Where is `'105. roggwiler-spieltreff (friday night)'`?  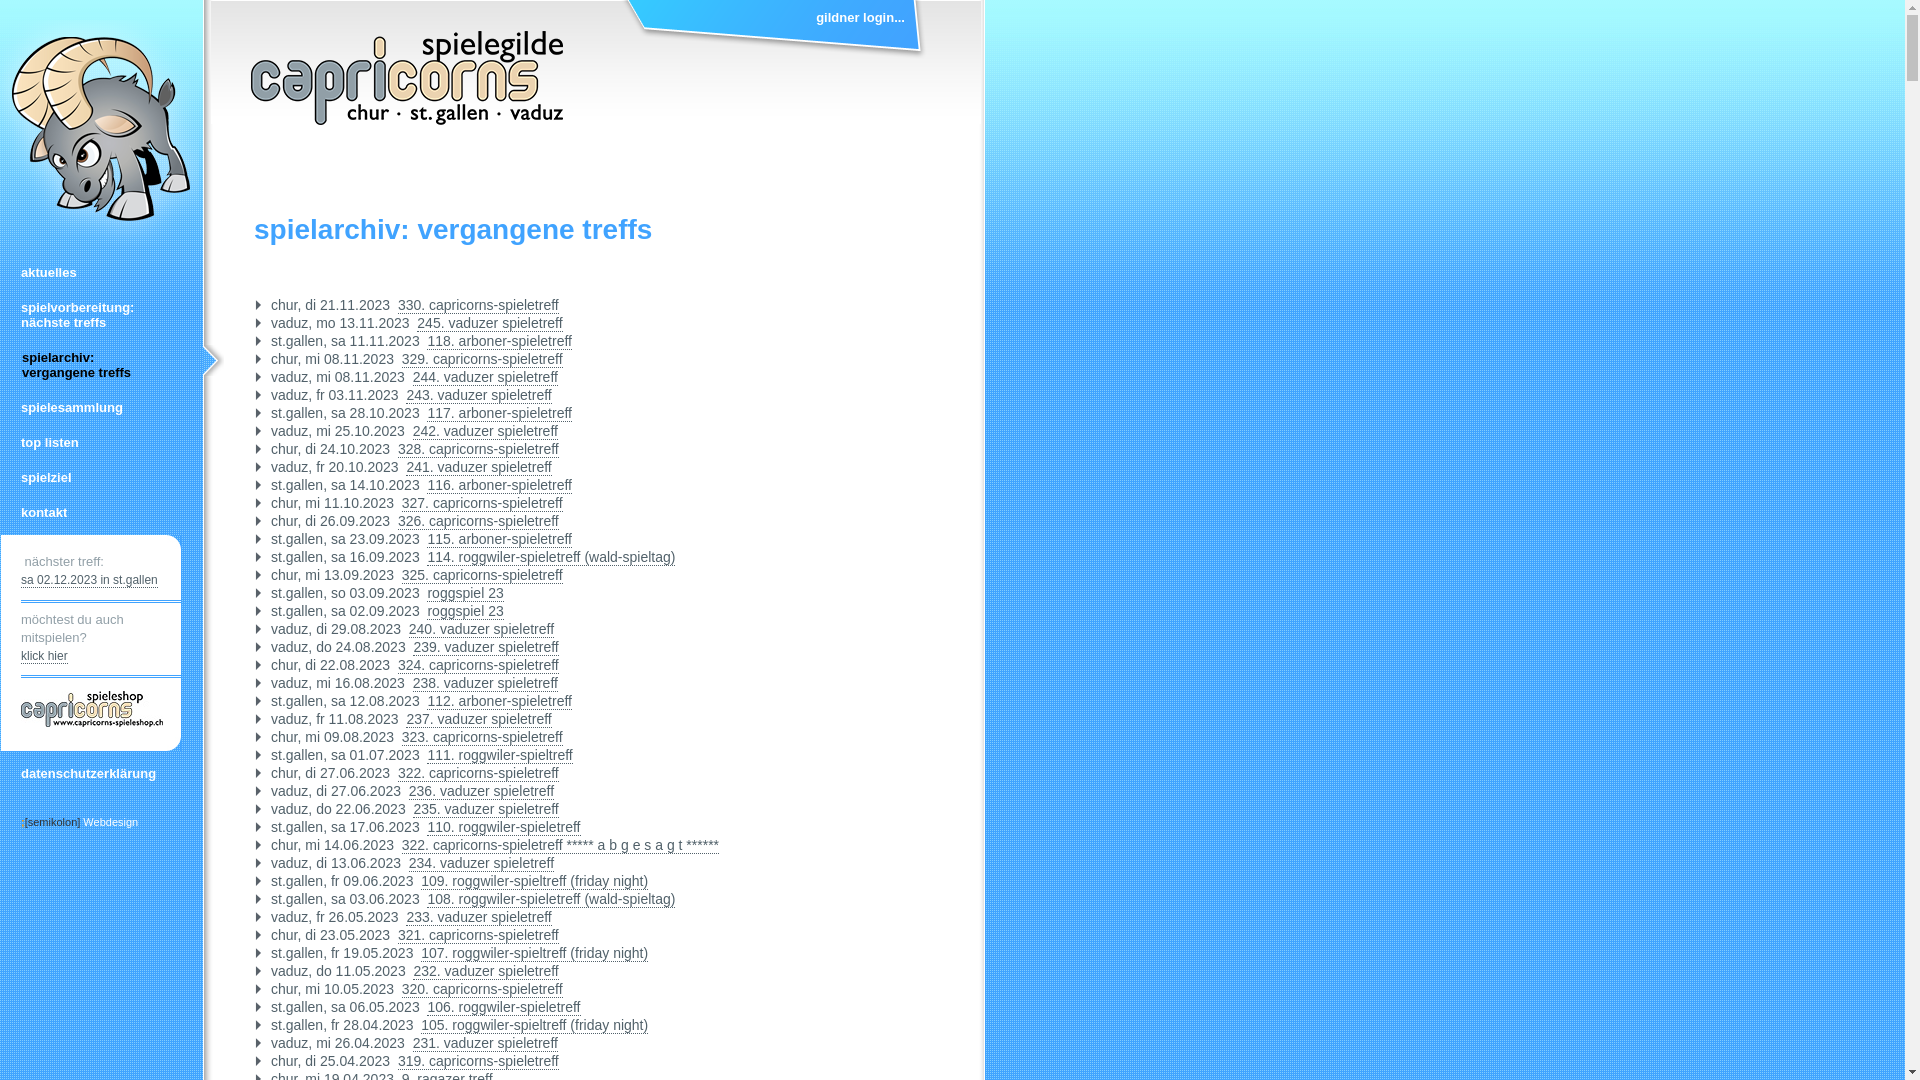 '105. roggwiler-spieltreff (friday night)' is located at coordinates (534, 1025).